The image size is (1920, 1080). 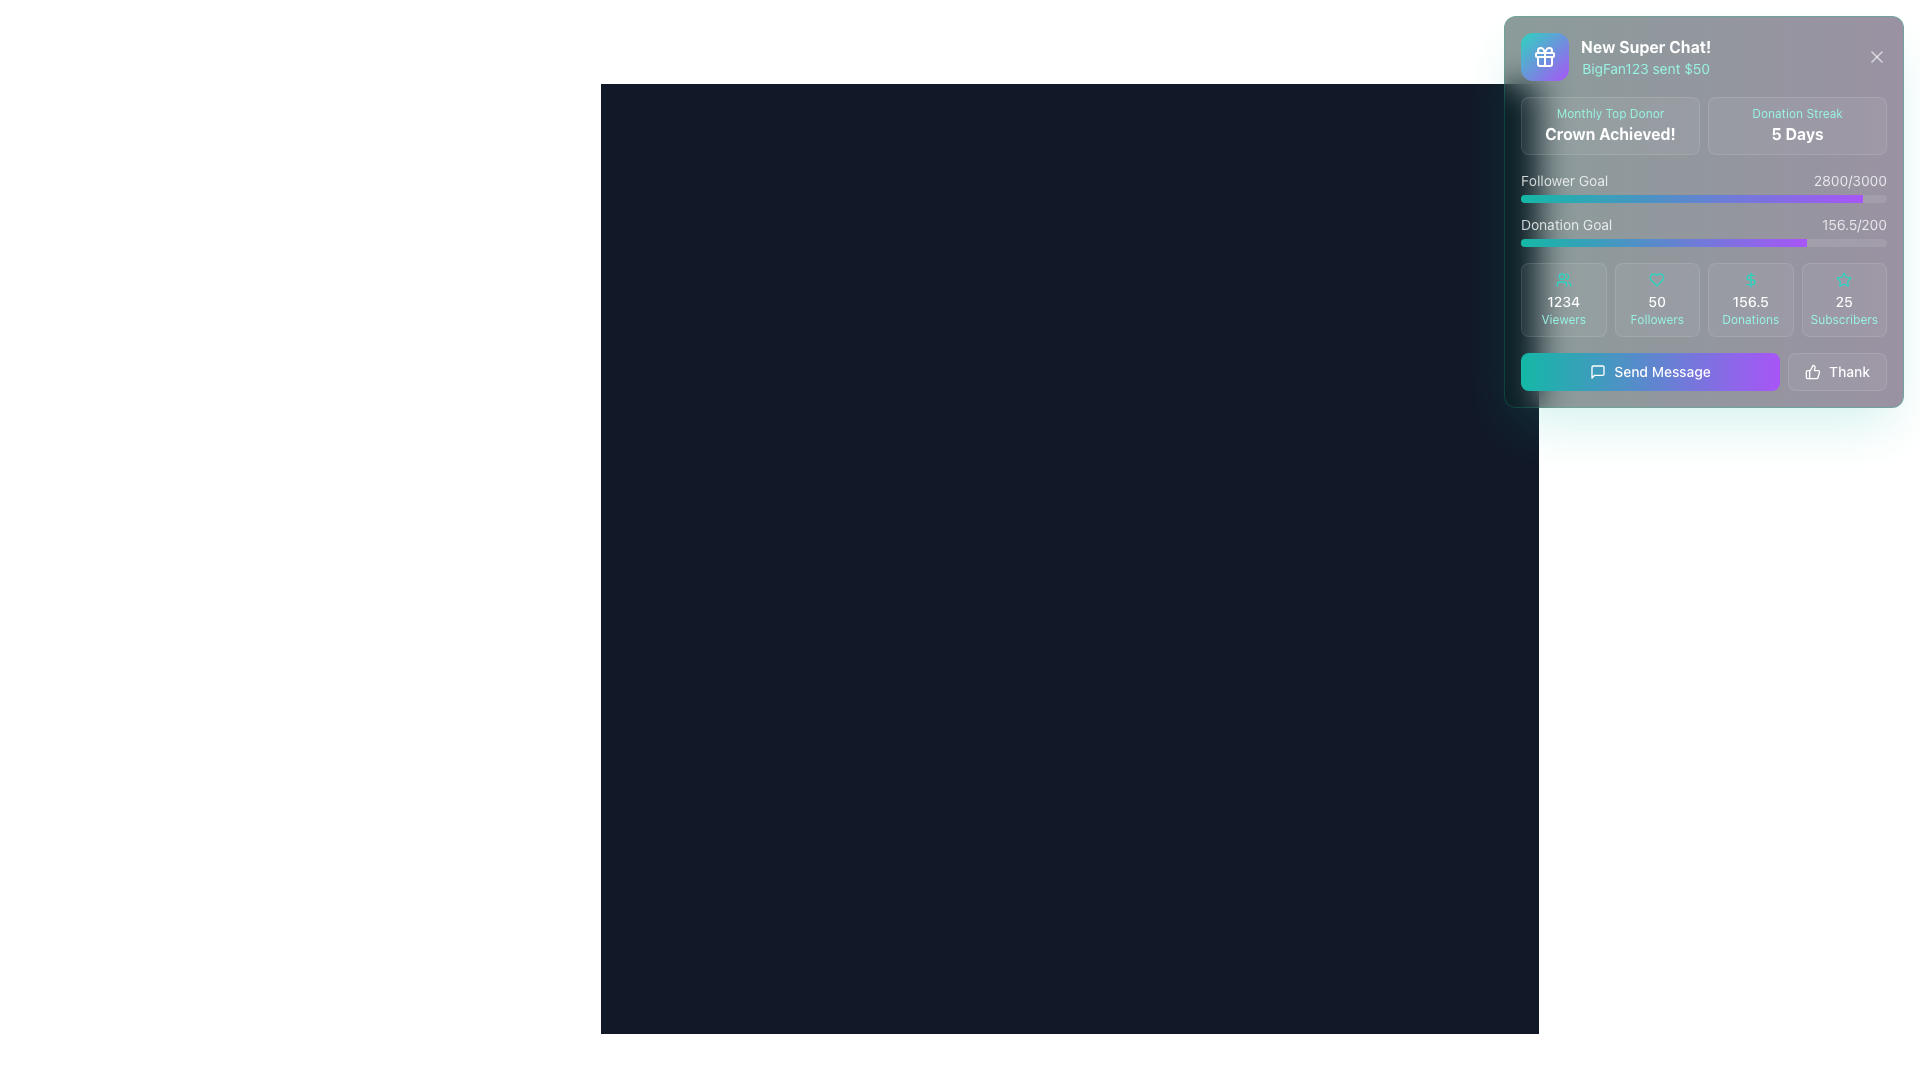 I want to click on bold text label that says 'Crown Achieved!' which is styled in white and has a teal hover effect, located just below 'Monthly Top Donor', so click(x=1610, y=134).